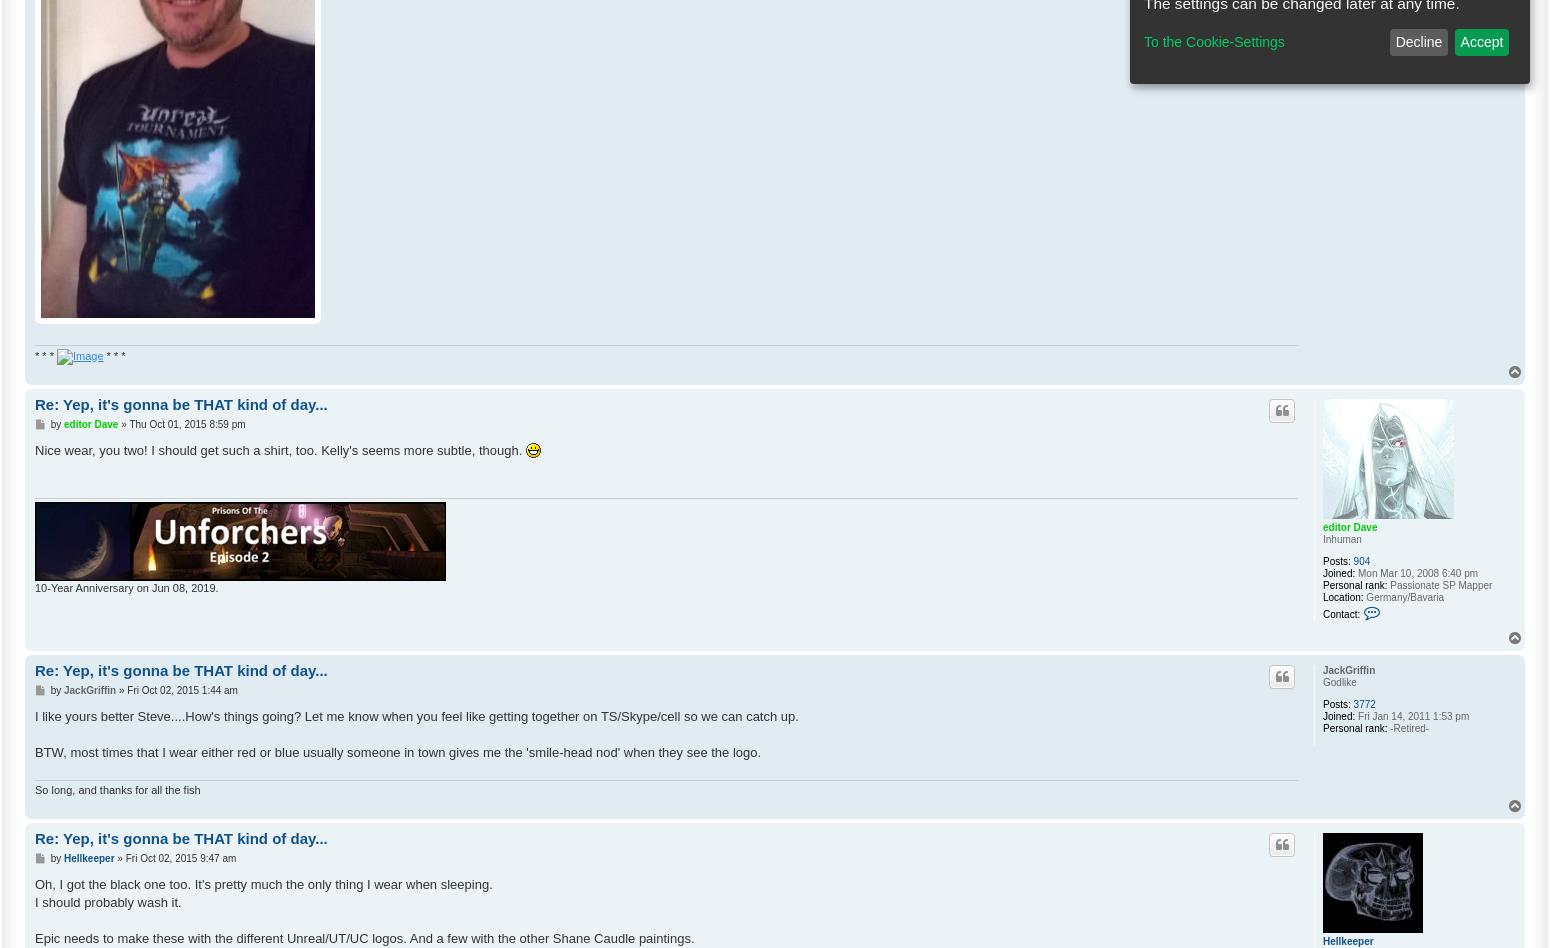  I want to click on 'Passionate SP Mapper', so click(1386, 584).